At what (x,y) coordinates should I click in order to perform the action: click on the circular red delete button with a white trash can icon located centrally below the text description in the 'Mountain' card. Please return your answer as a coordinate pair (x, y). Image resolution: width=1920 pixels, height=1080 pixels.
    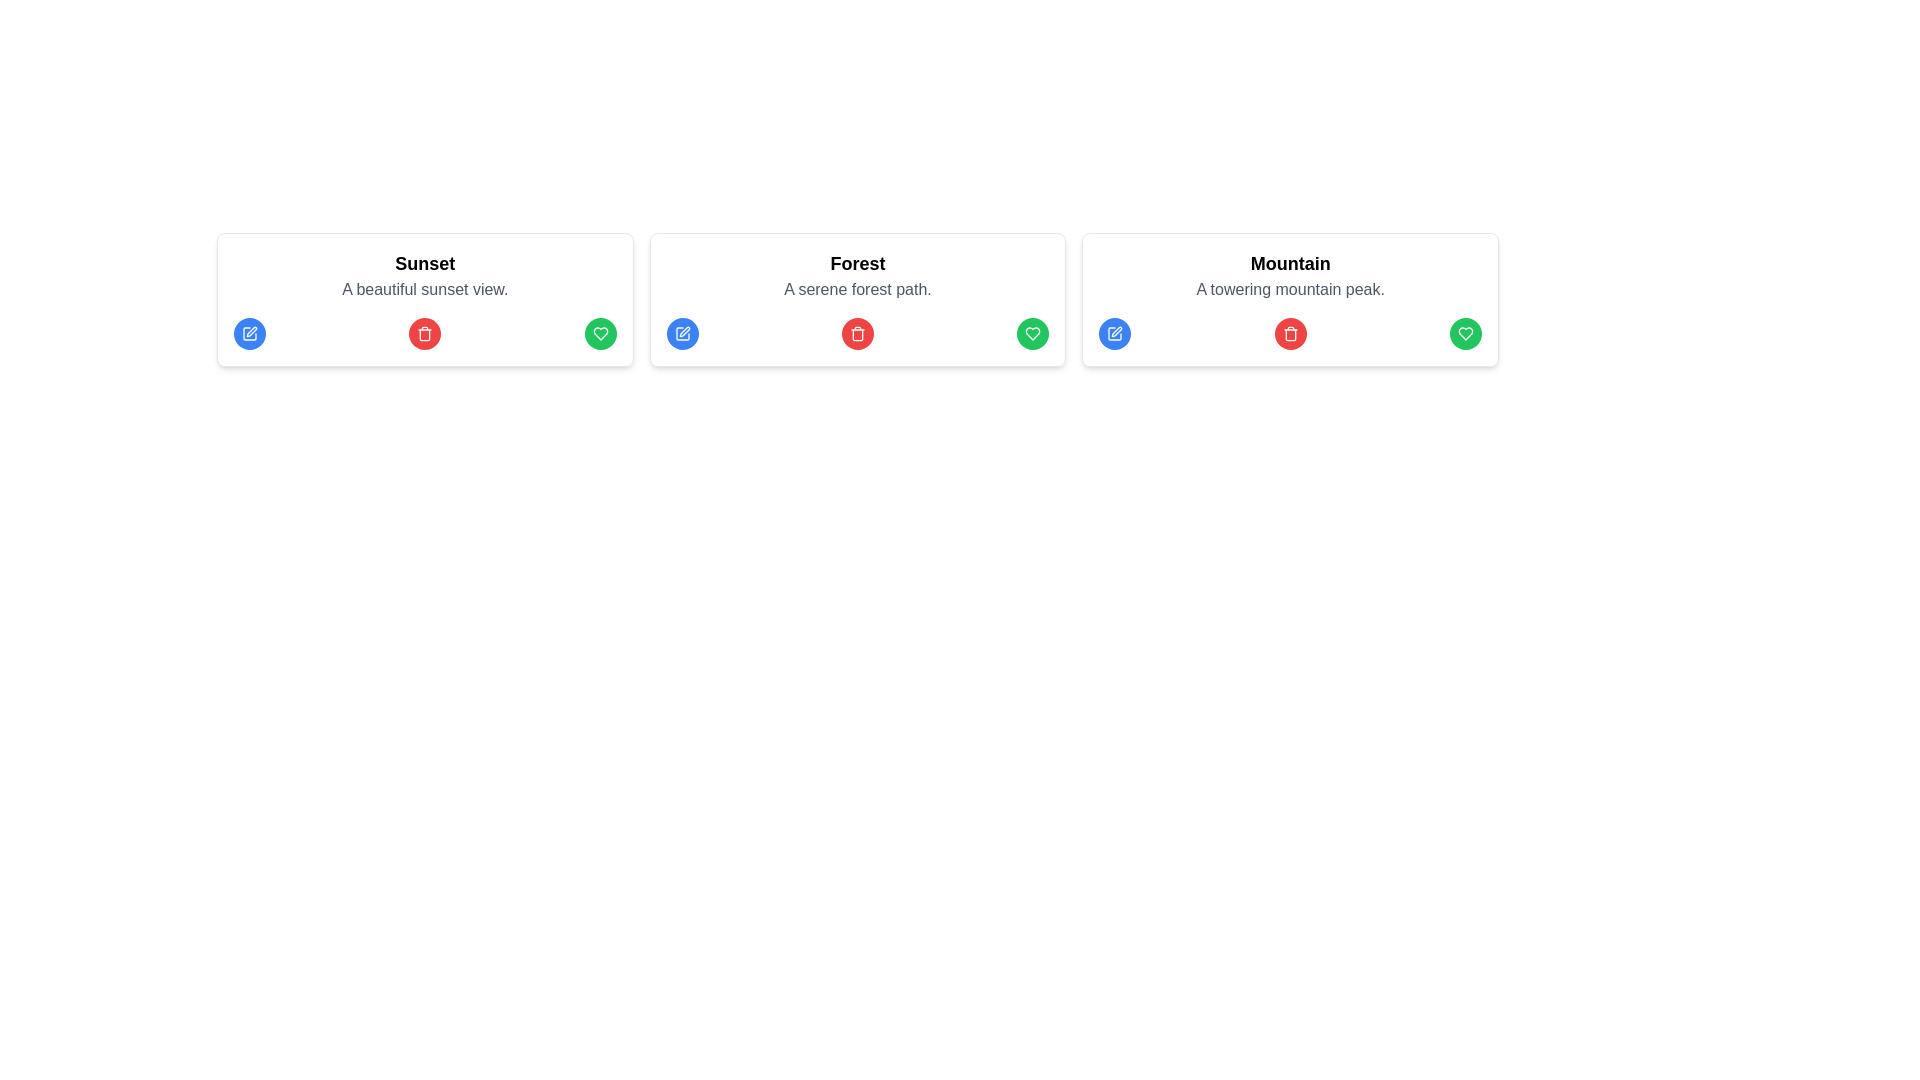
    Looking at the image, I should click on (1290, 333).